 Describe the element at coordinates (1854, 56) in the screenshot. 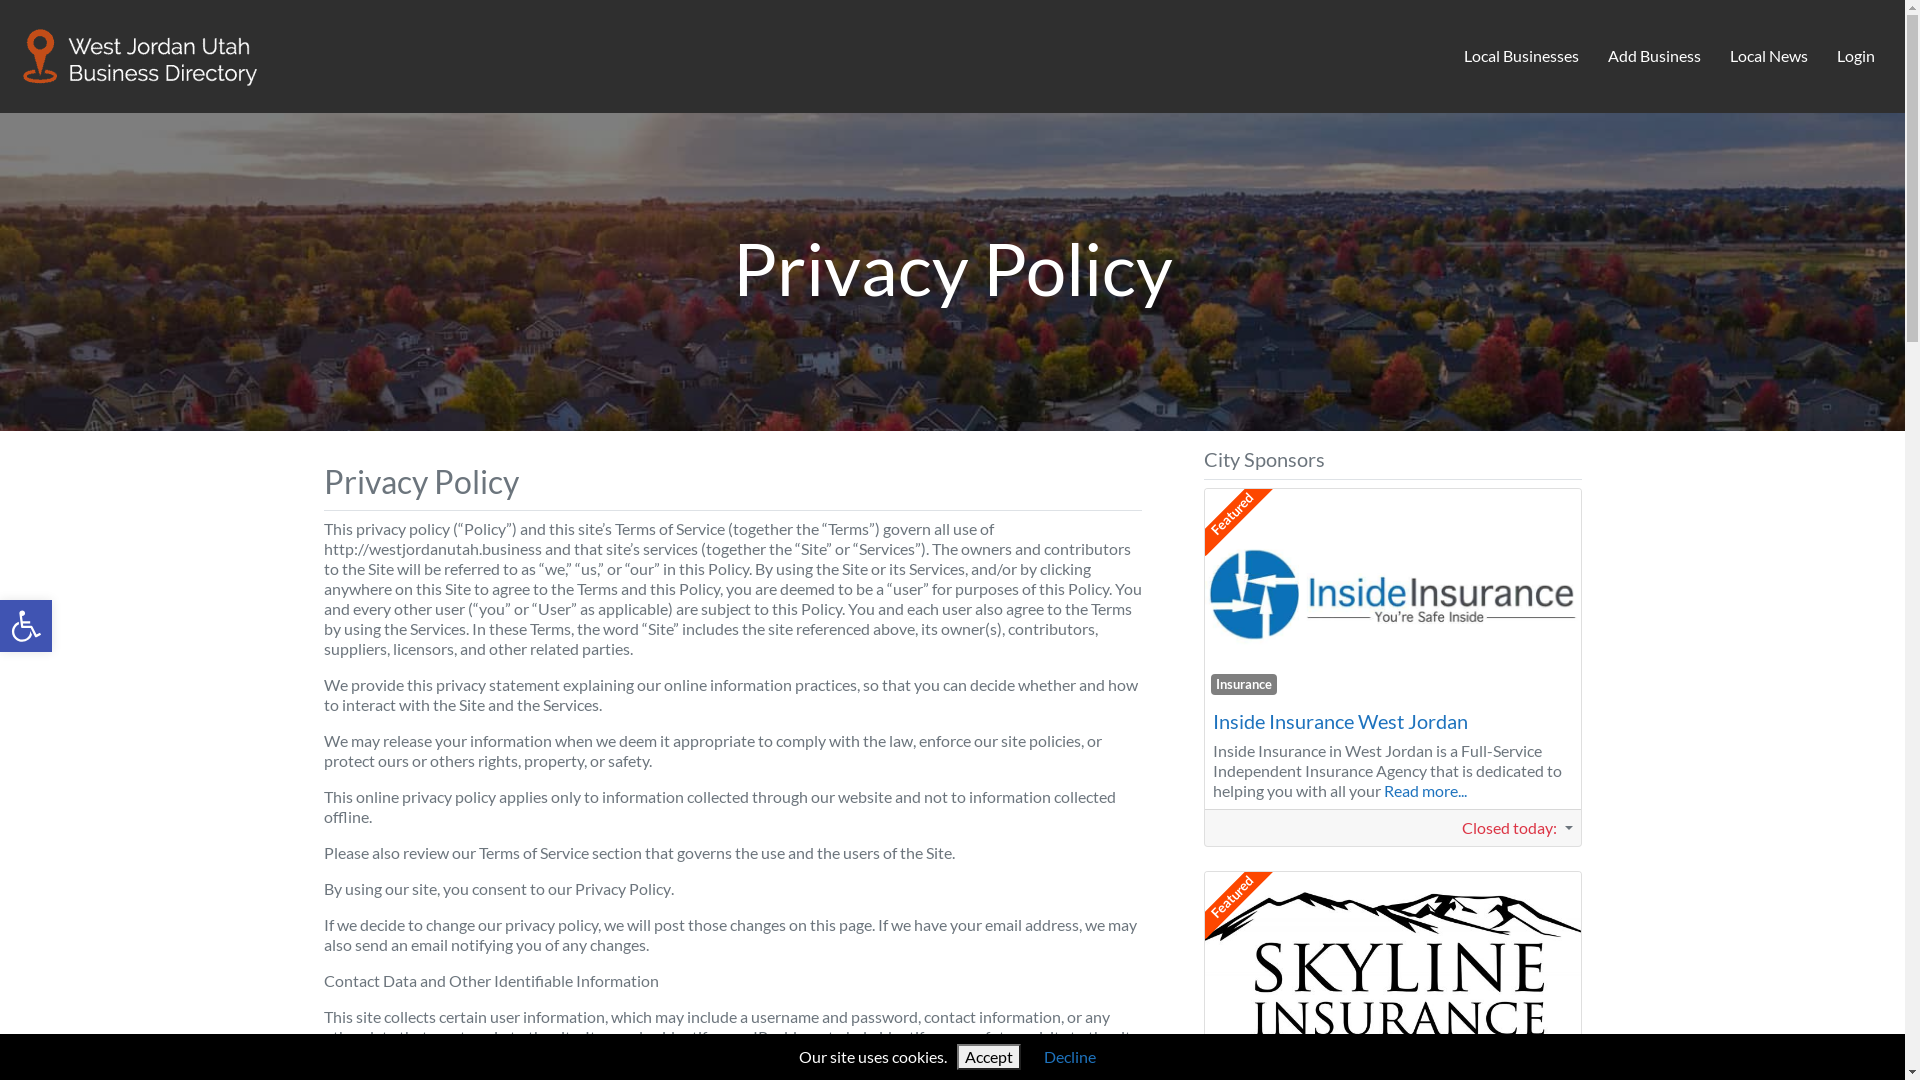

I see `'Login'` at that location.